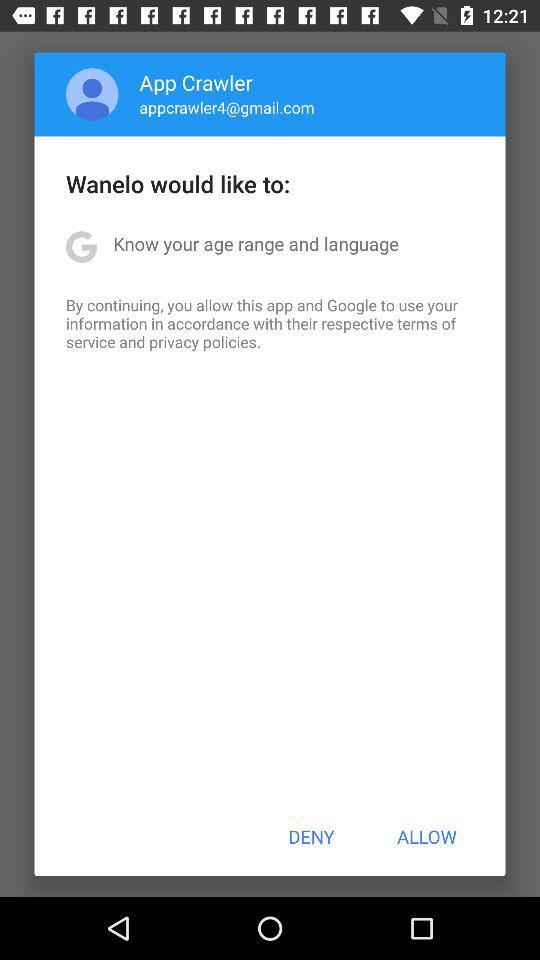 This screenshot has height=960, width=540. I want to click on appcrawler4@gmail.com, so click(226, 107).